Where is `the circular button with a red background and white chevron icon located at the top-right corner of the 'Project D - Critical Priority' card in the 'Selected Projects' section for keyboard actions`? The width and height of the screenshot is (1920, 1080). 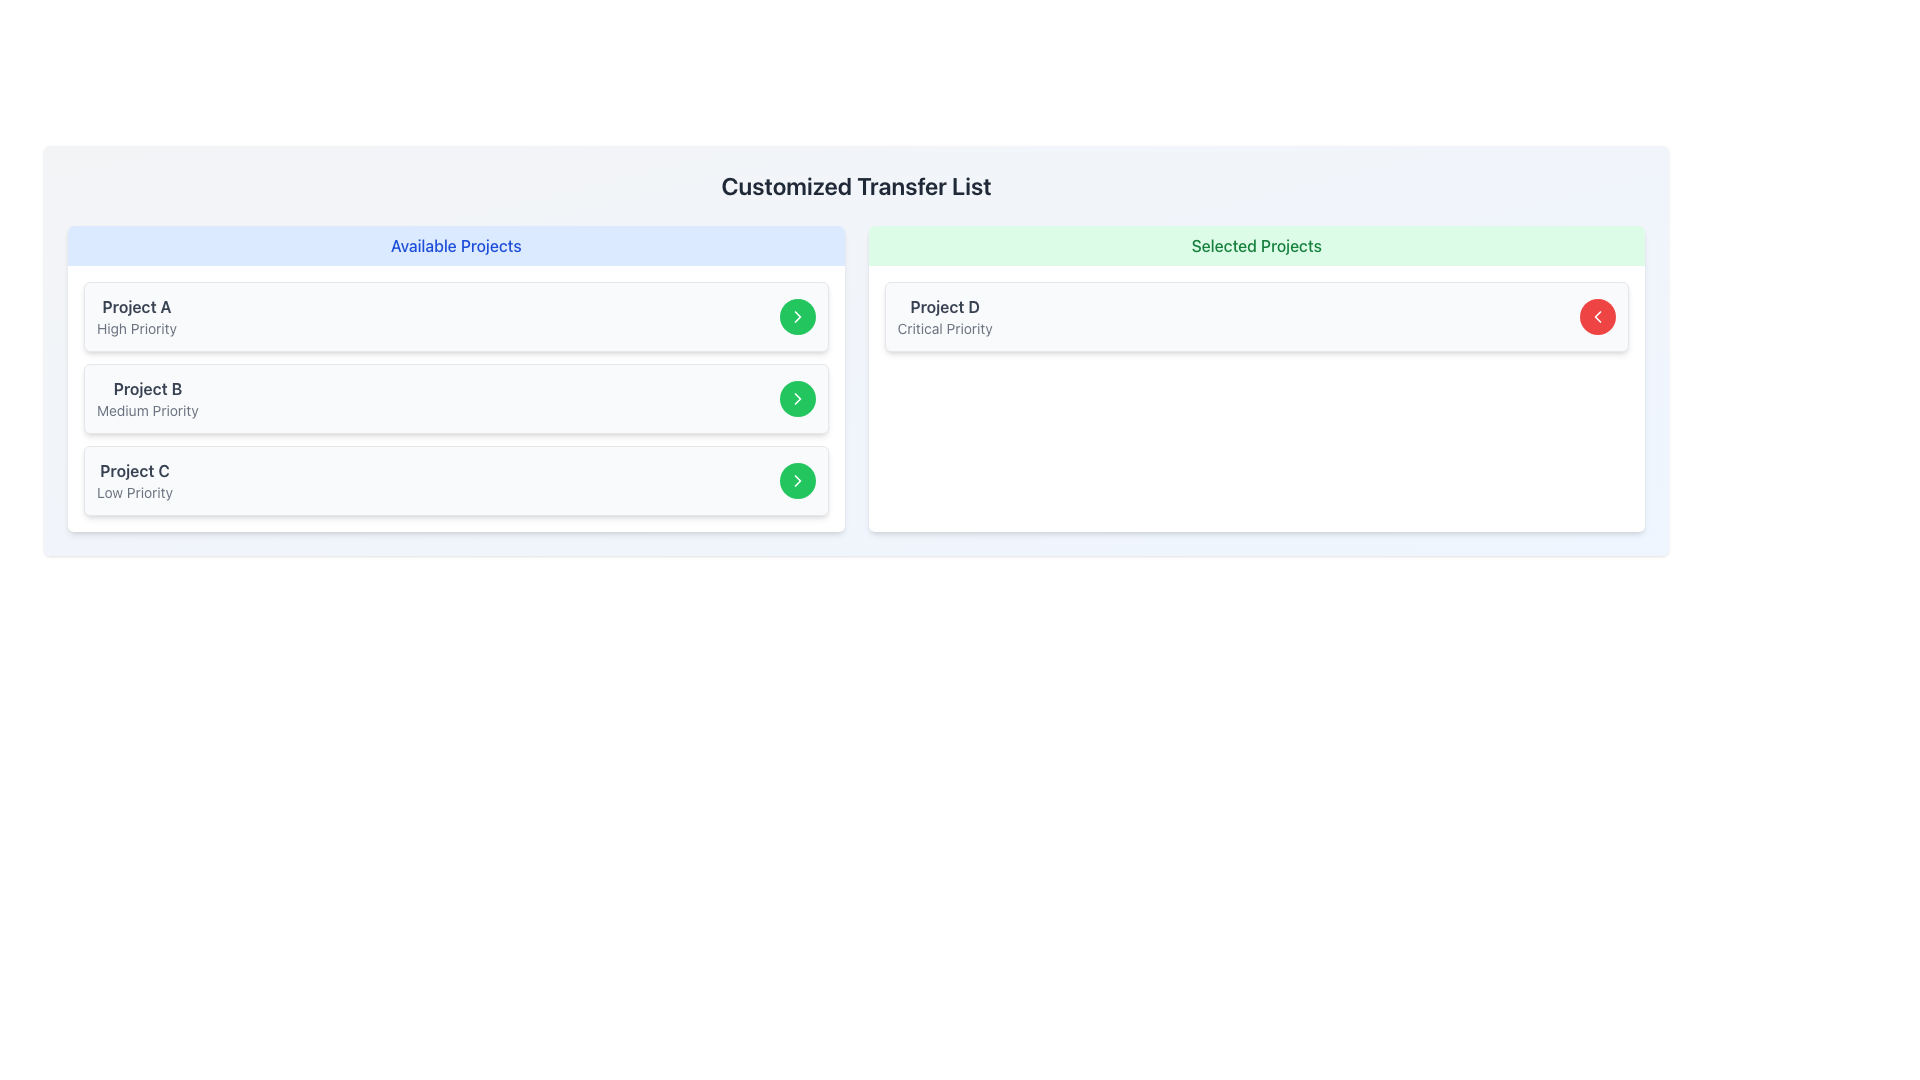
the circular button with a red background and white chevron icon located at the top-right corner of the 'Project D - Critical Priority' card in the 'Selected Projects' section for keyboard actions is located at coordinates (1597, 315).